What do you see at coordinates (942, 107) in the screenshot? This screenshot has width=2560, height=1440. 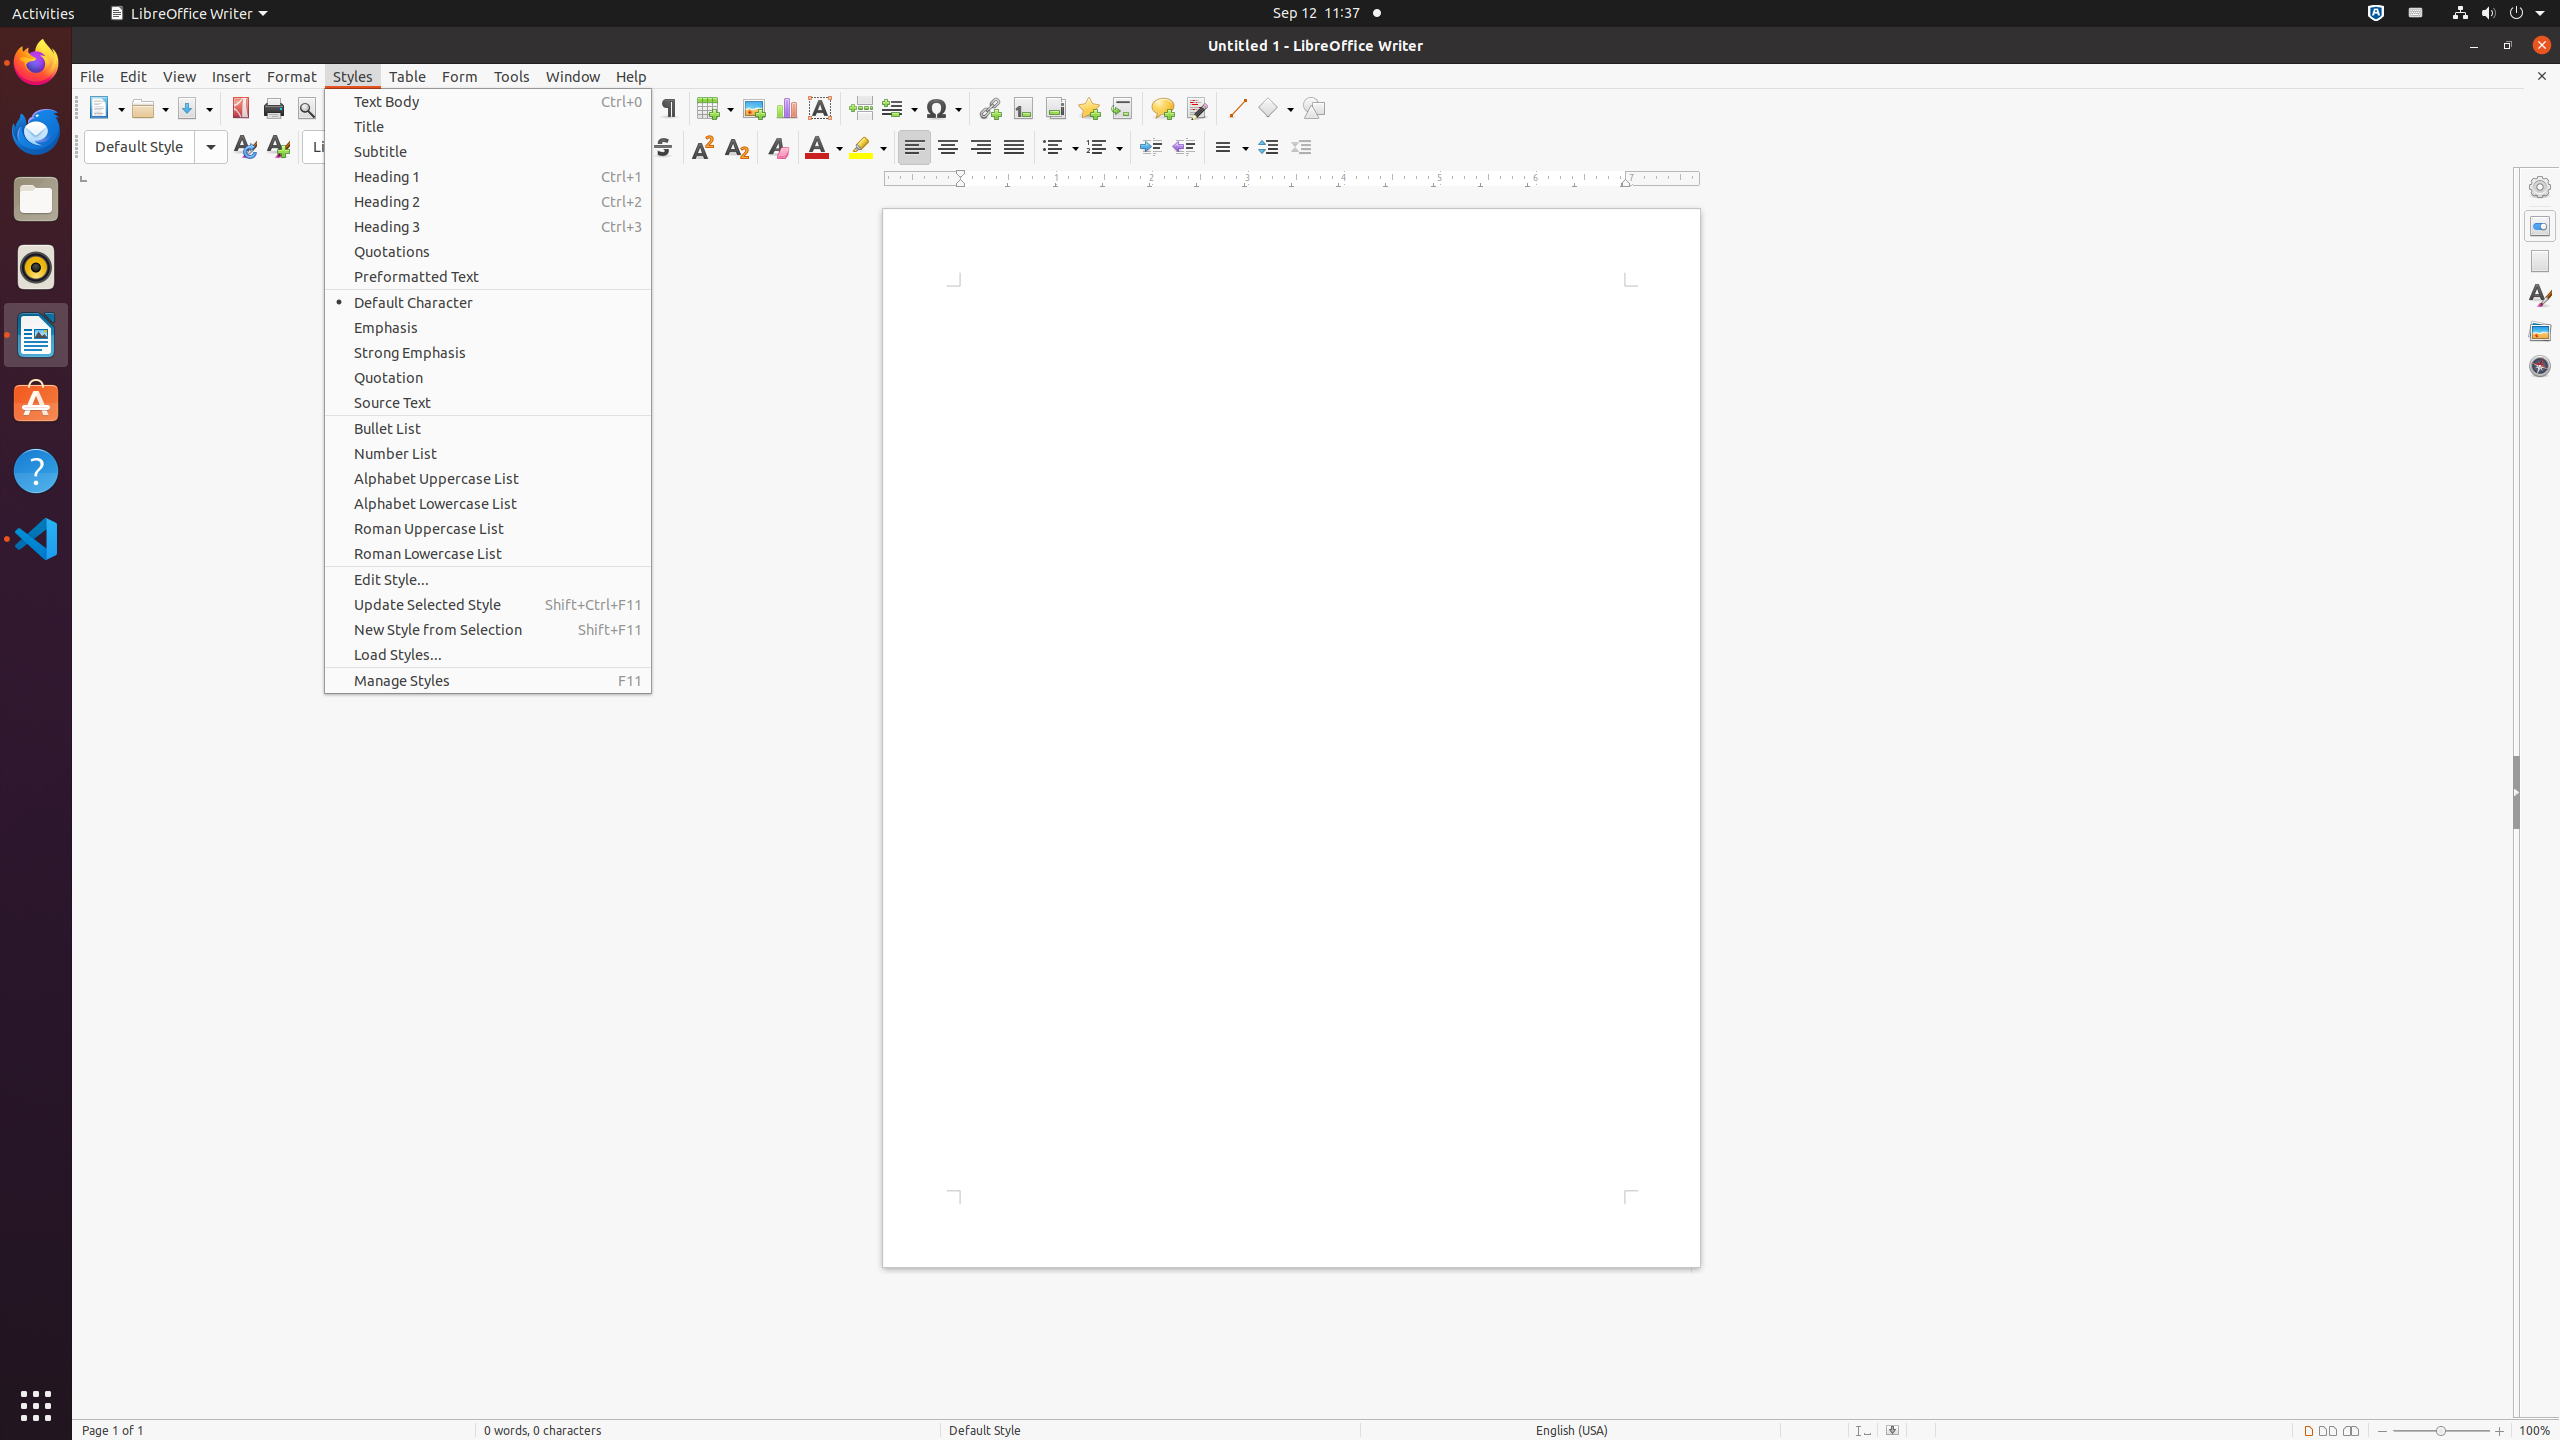 I see `'Symbol'` at bounding box center [942, 107].